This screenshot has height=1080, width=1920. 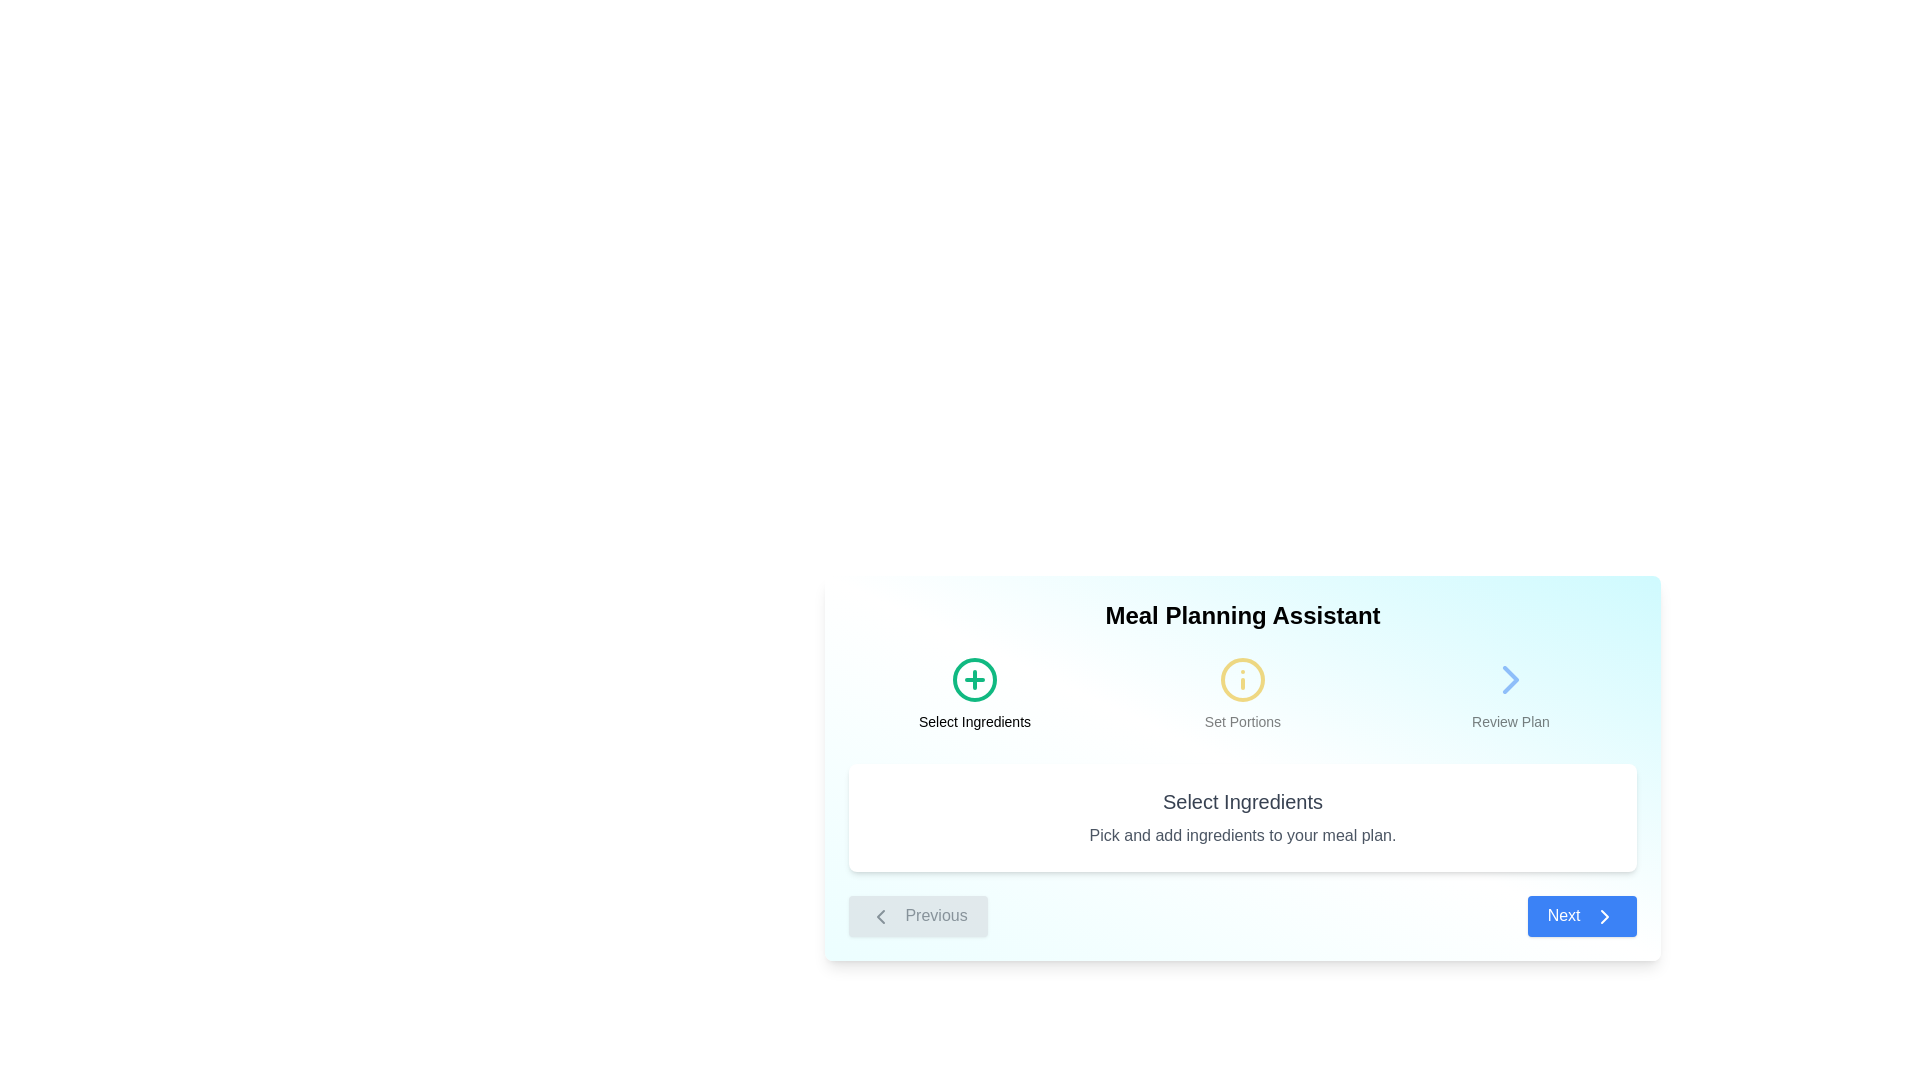 What do you see at coordinates (1242, 615) in the screenshot?
I see `bold, centered text 'Meal Planning Assistant' located at the top of the card component with a gradient background` at bounding box center [1242, 615].